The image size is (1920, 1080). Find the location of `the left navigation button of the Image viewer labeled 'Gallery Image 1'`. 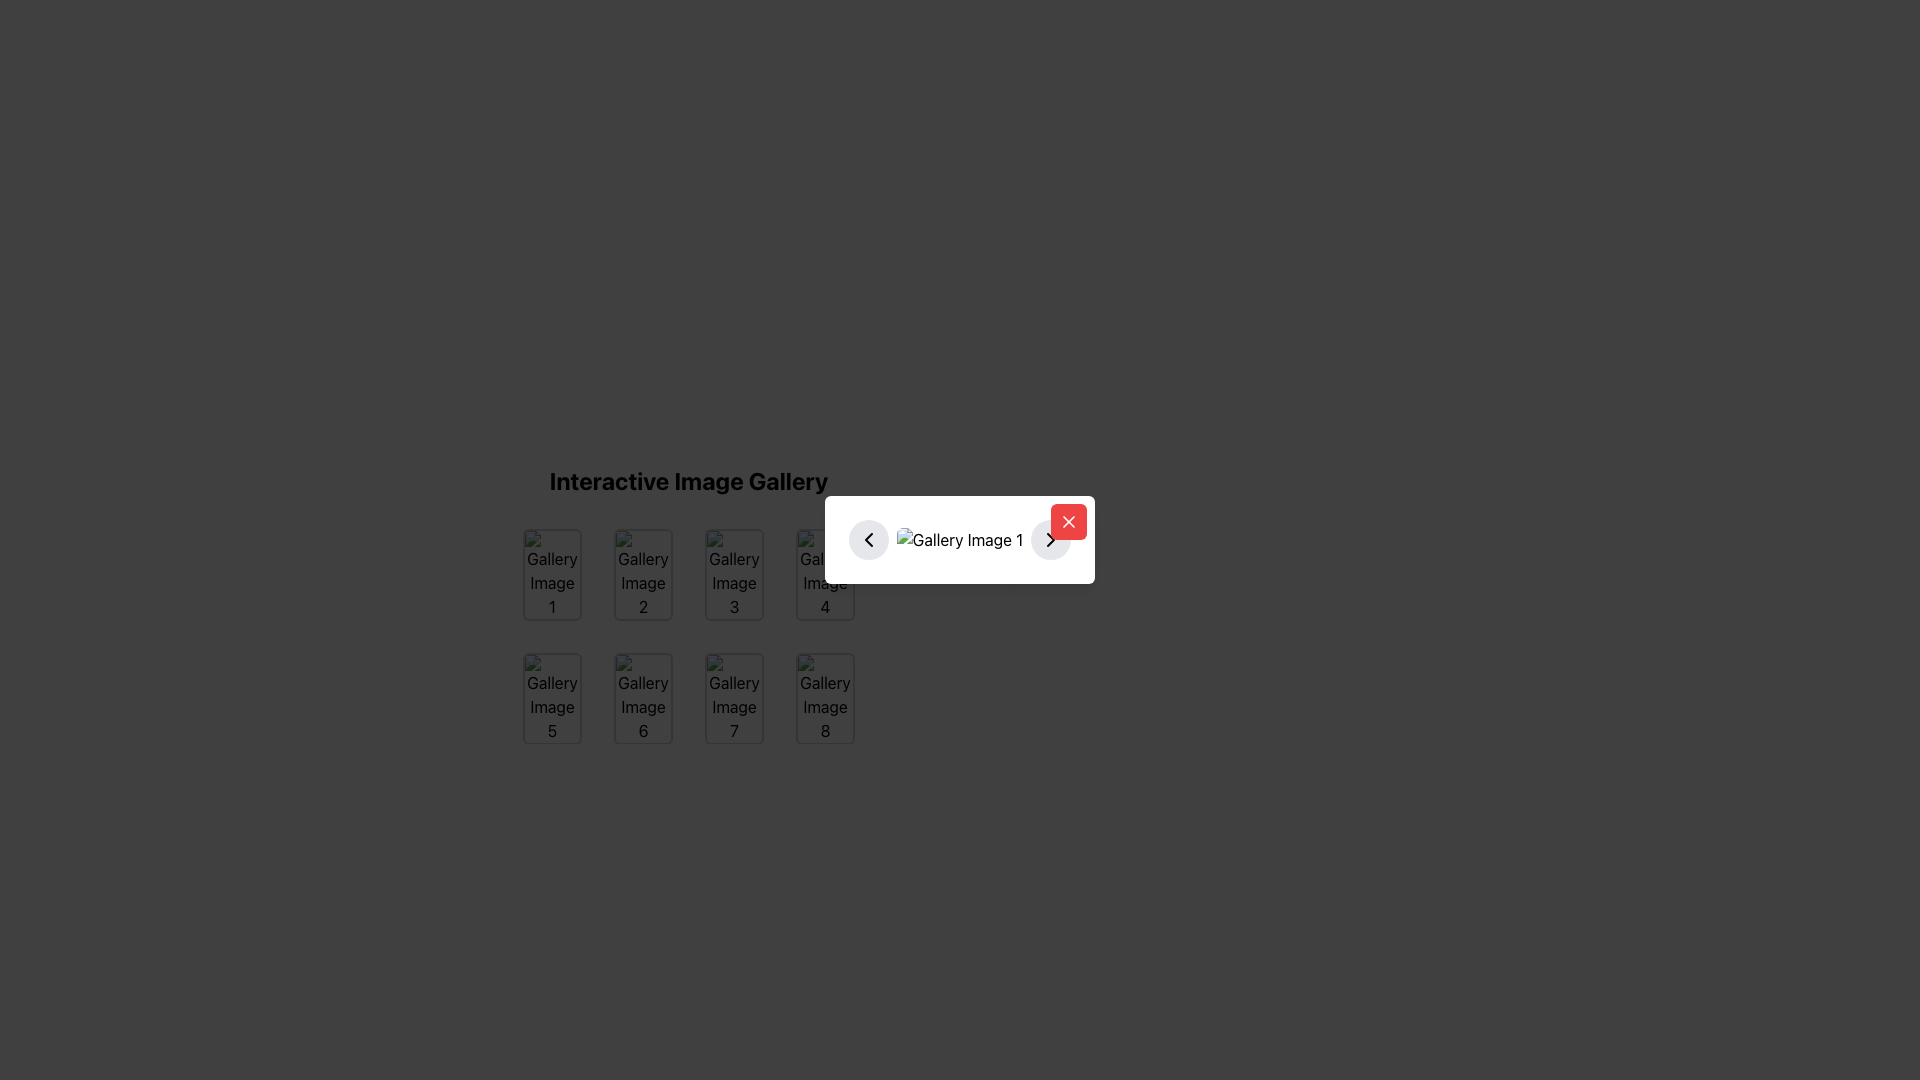

the left navigation button of the Image viewer labeled 'Gallery Image 1' is located at coordinates (960, 540).